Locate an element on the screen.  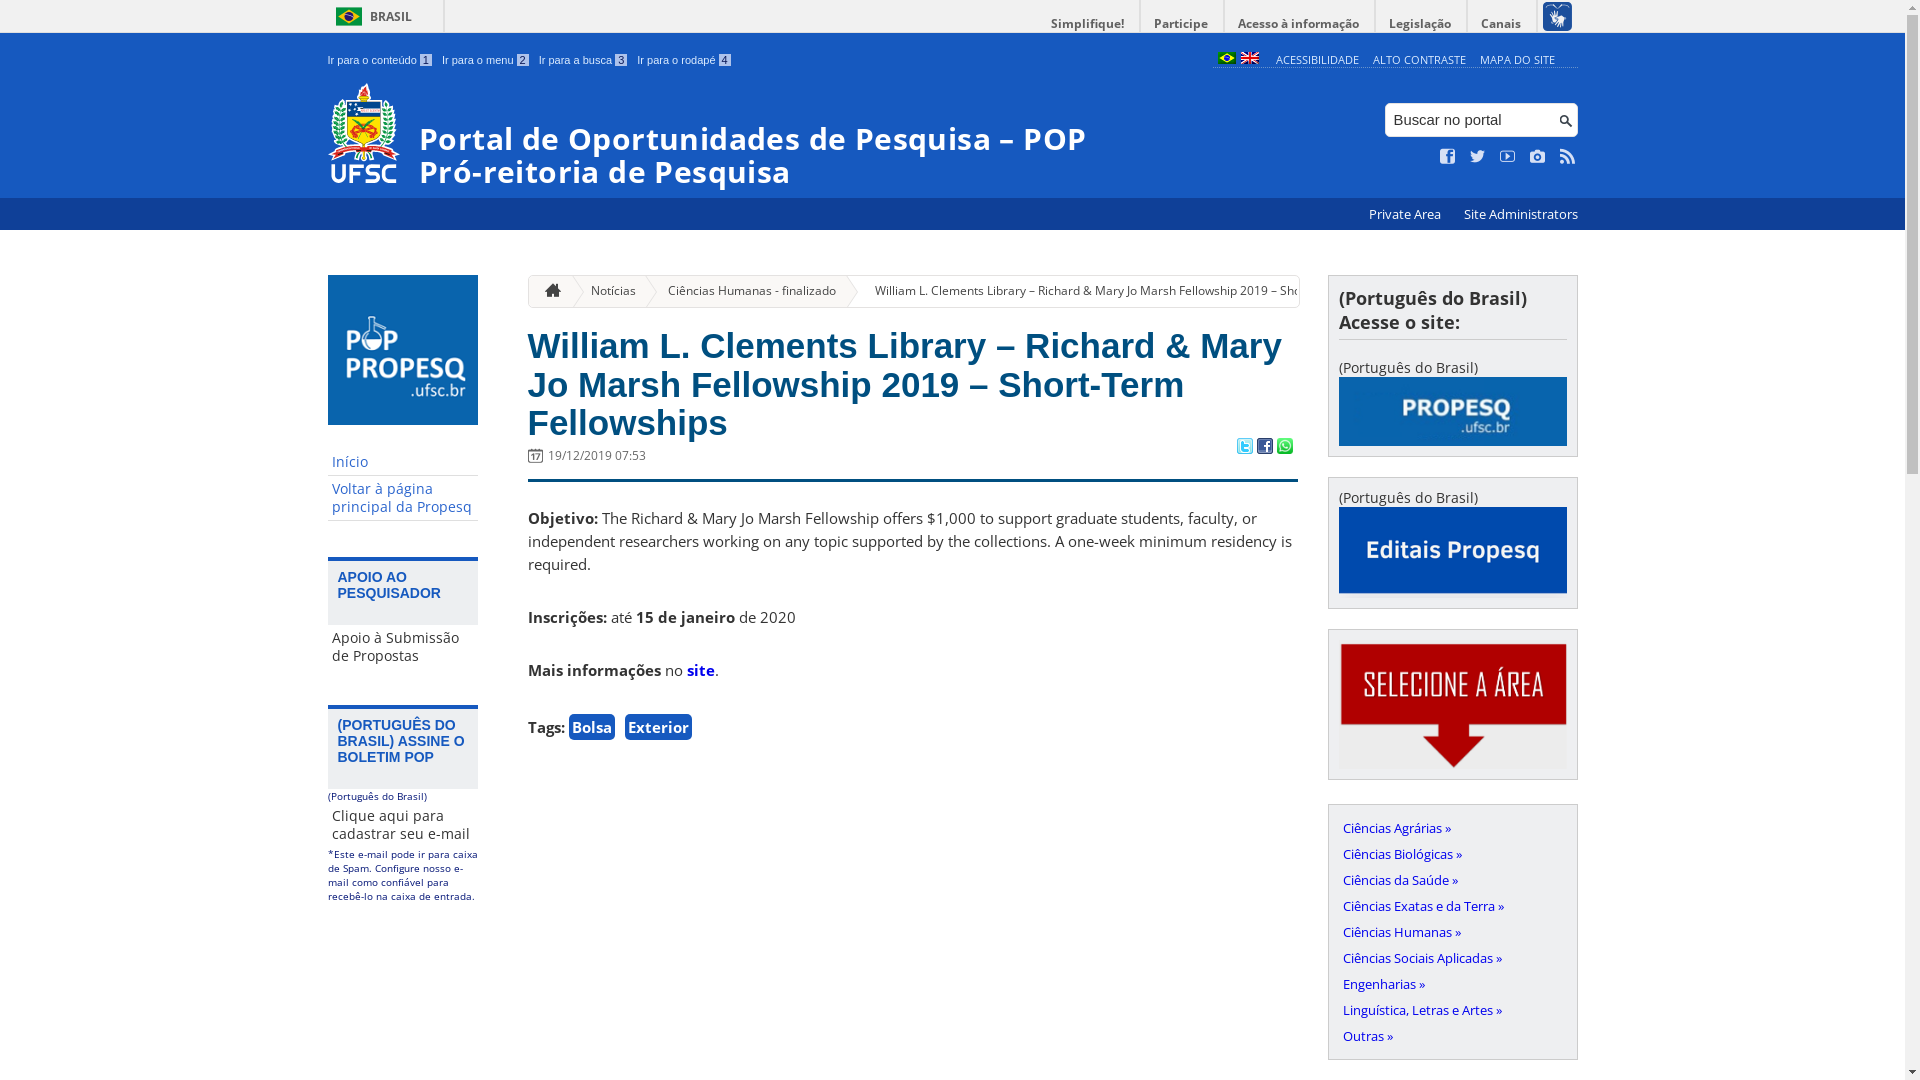
'site' is located at coordinates (700, 670).